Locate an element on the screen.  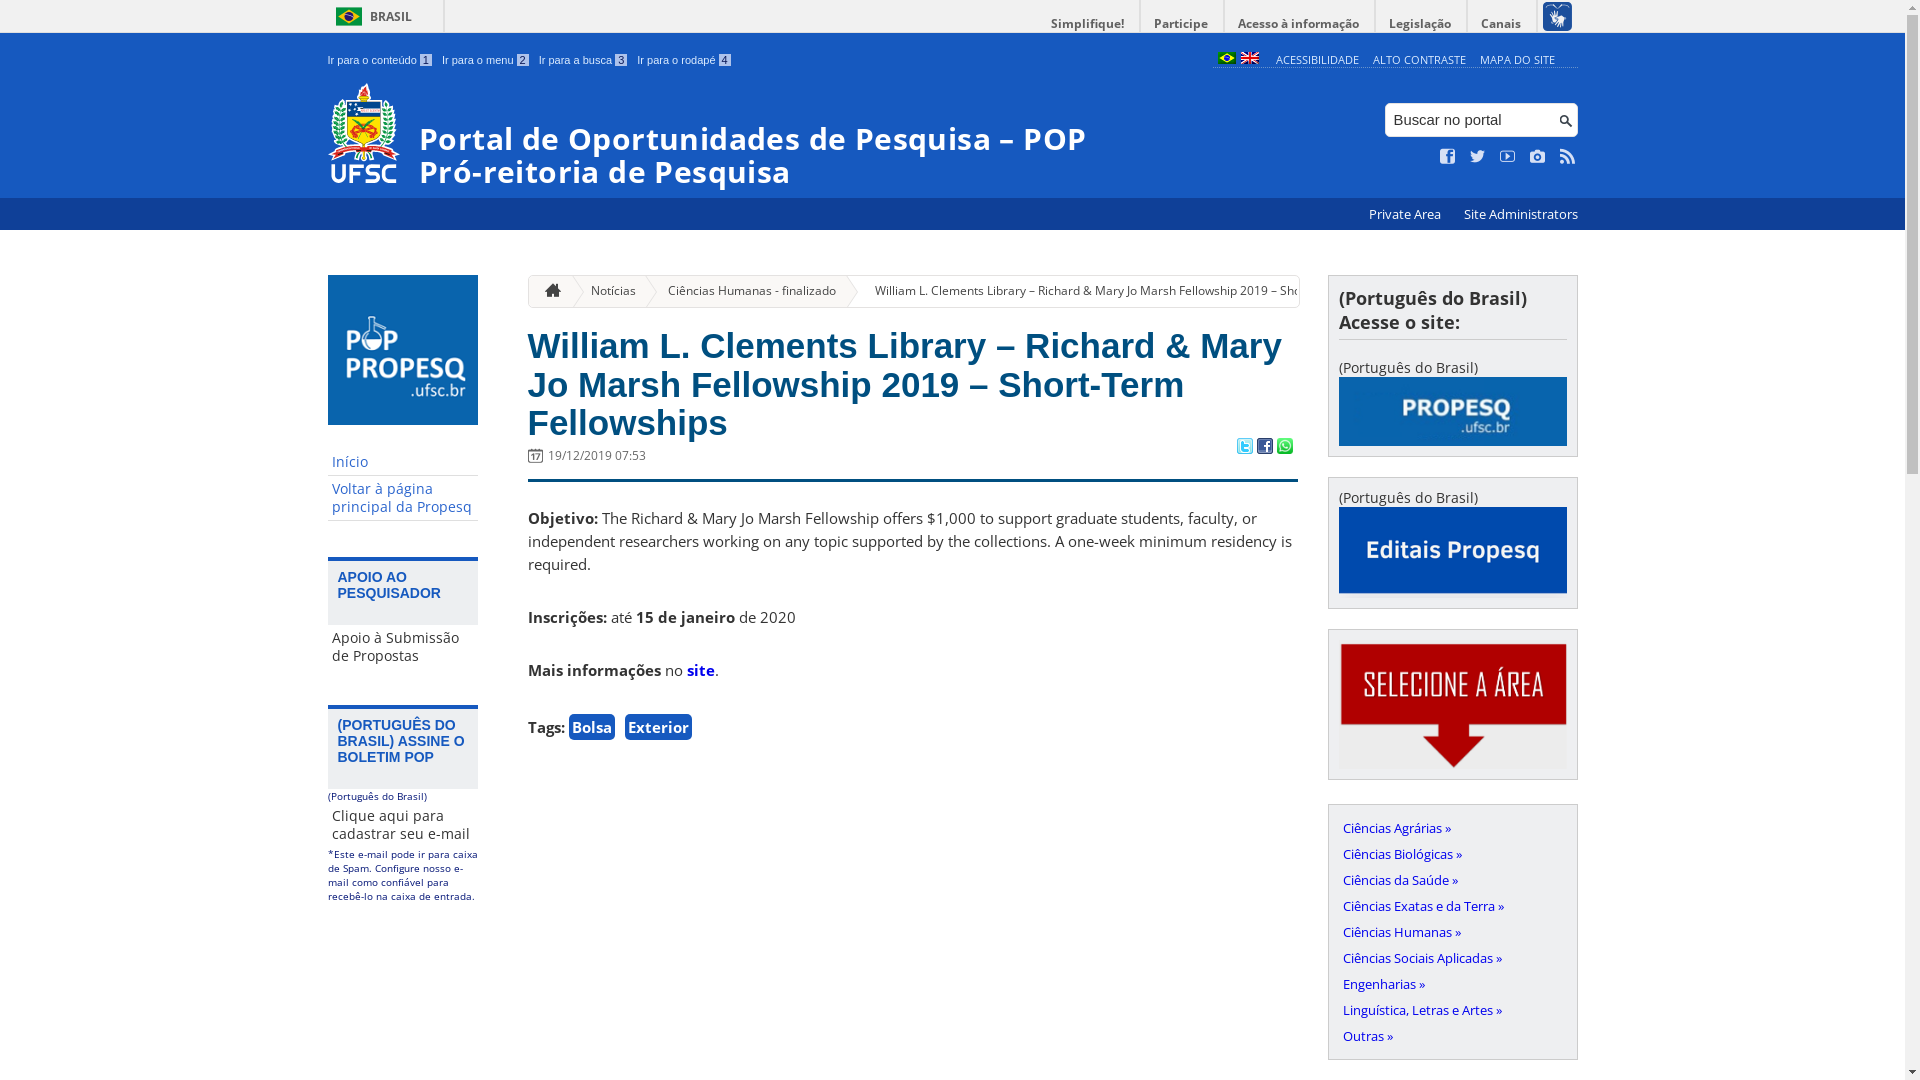
'site' is located at coordinates (700, 670).